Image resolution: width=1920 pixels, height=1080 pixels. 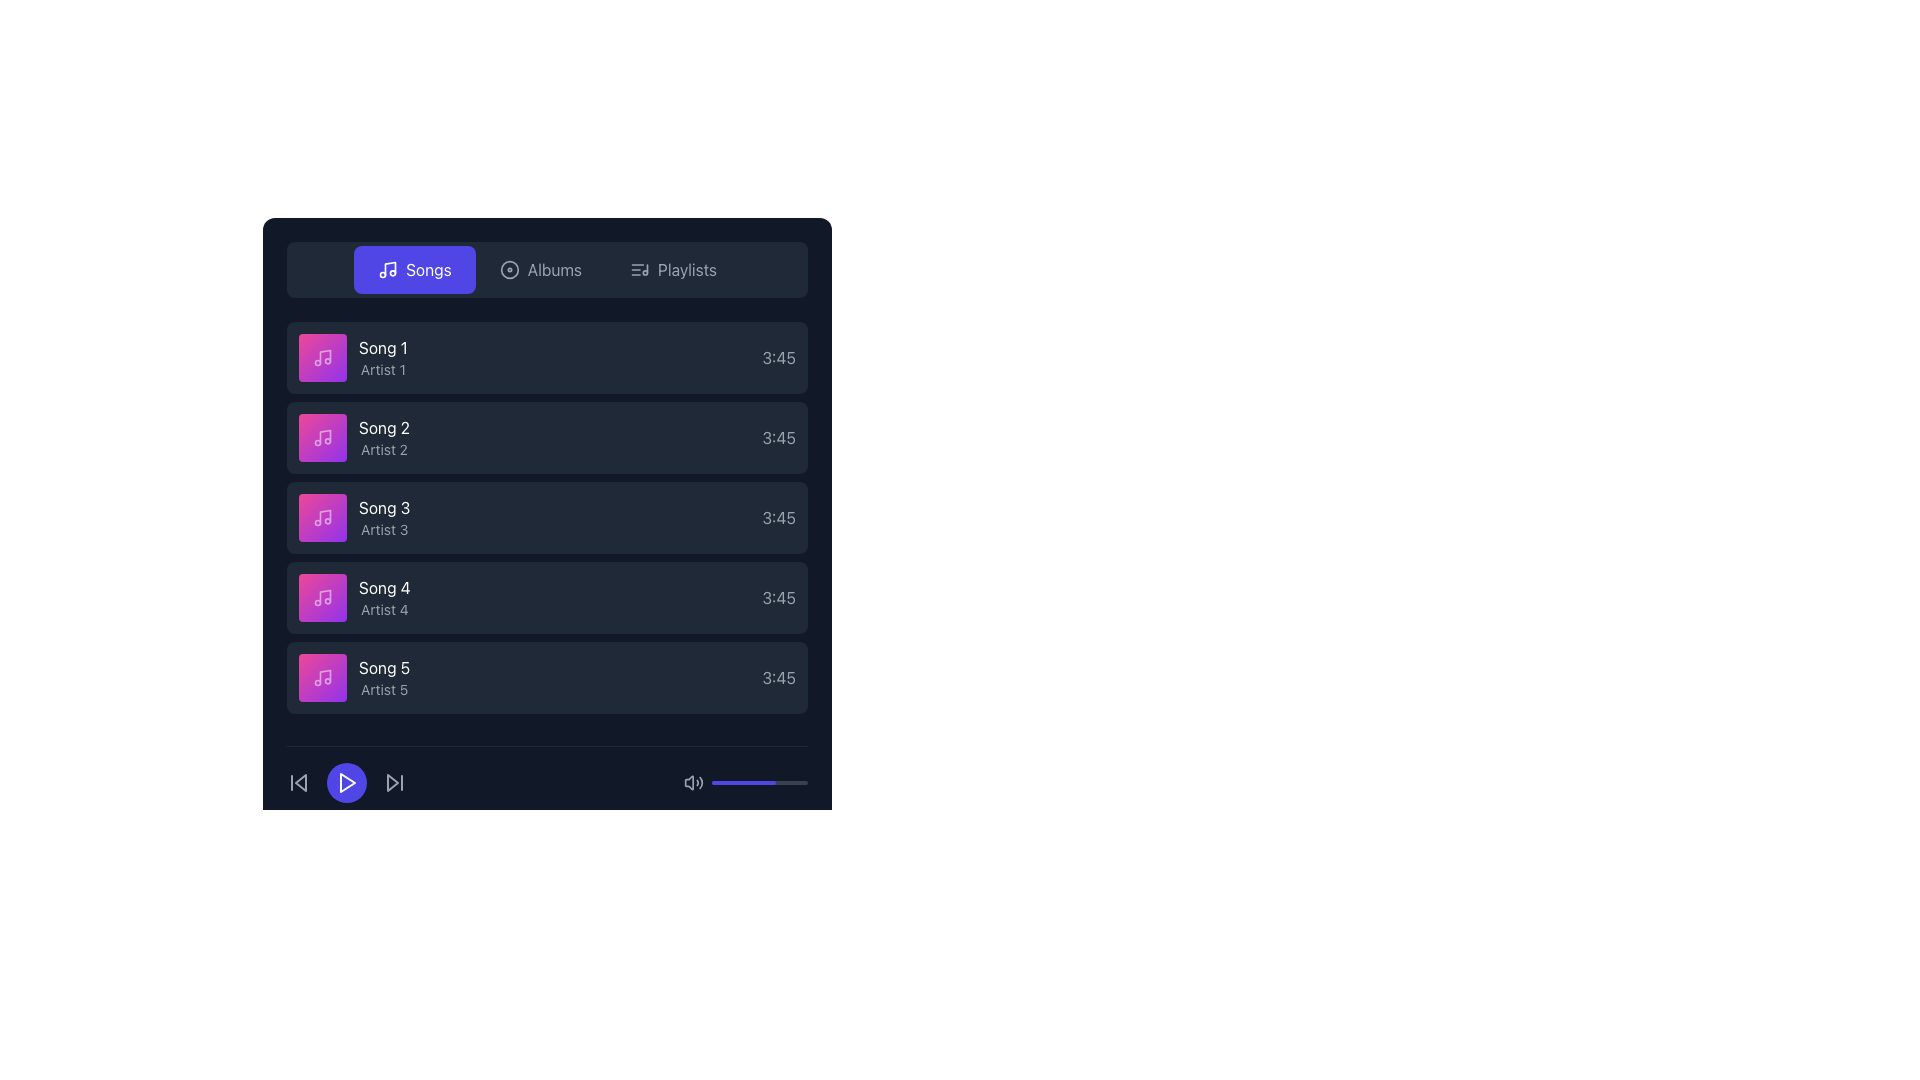 I want to click on the 'Playlists' button, which is a horizontally rectangular button with rounded corners containing a light gray text label and an icon resembling a list with a music note, located as the third option in a row of buttons at the top of the interface, so click(x=673, y=270).